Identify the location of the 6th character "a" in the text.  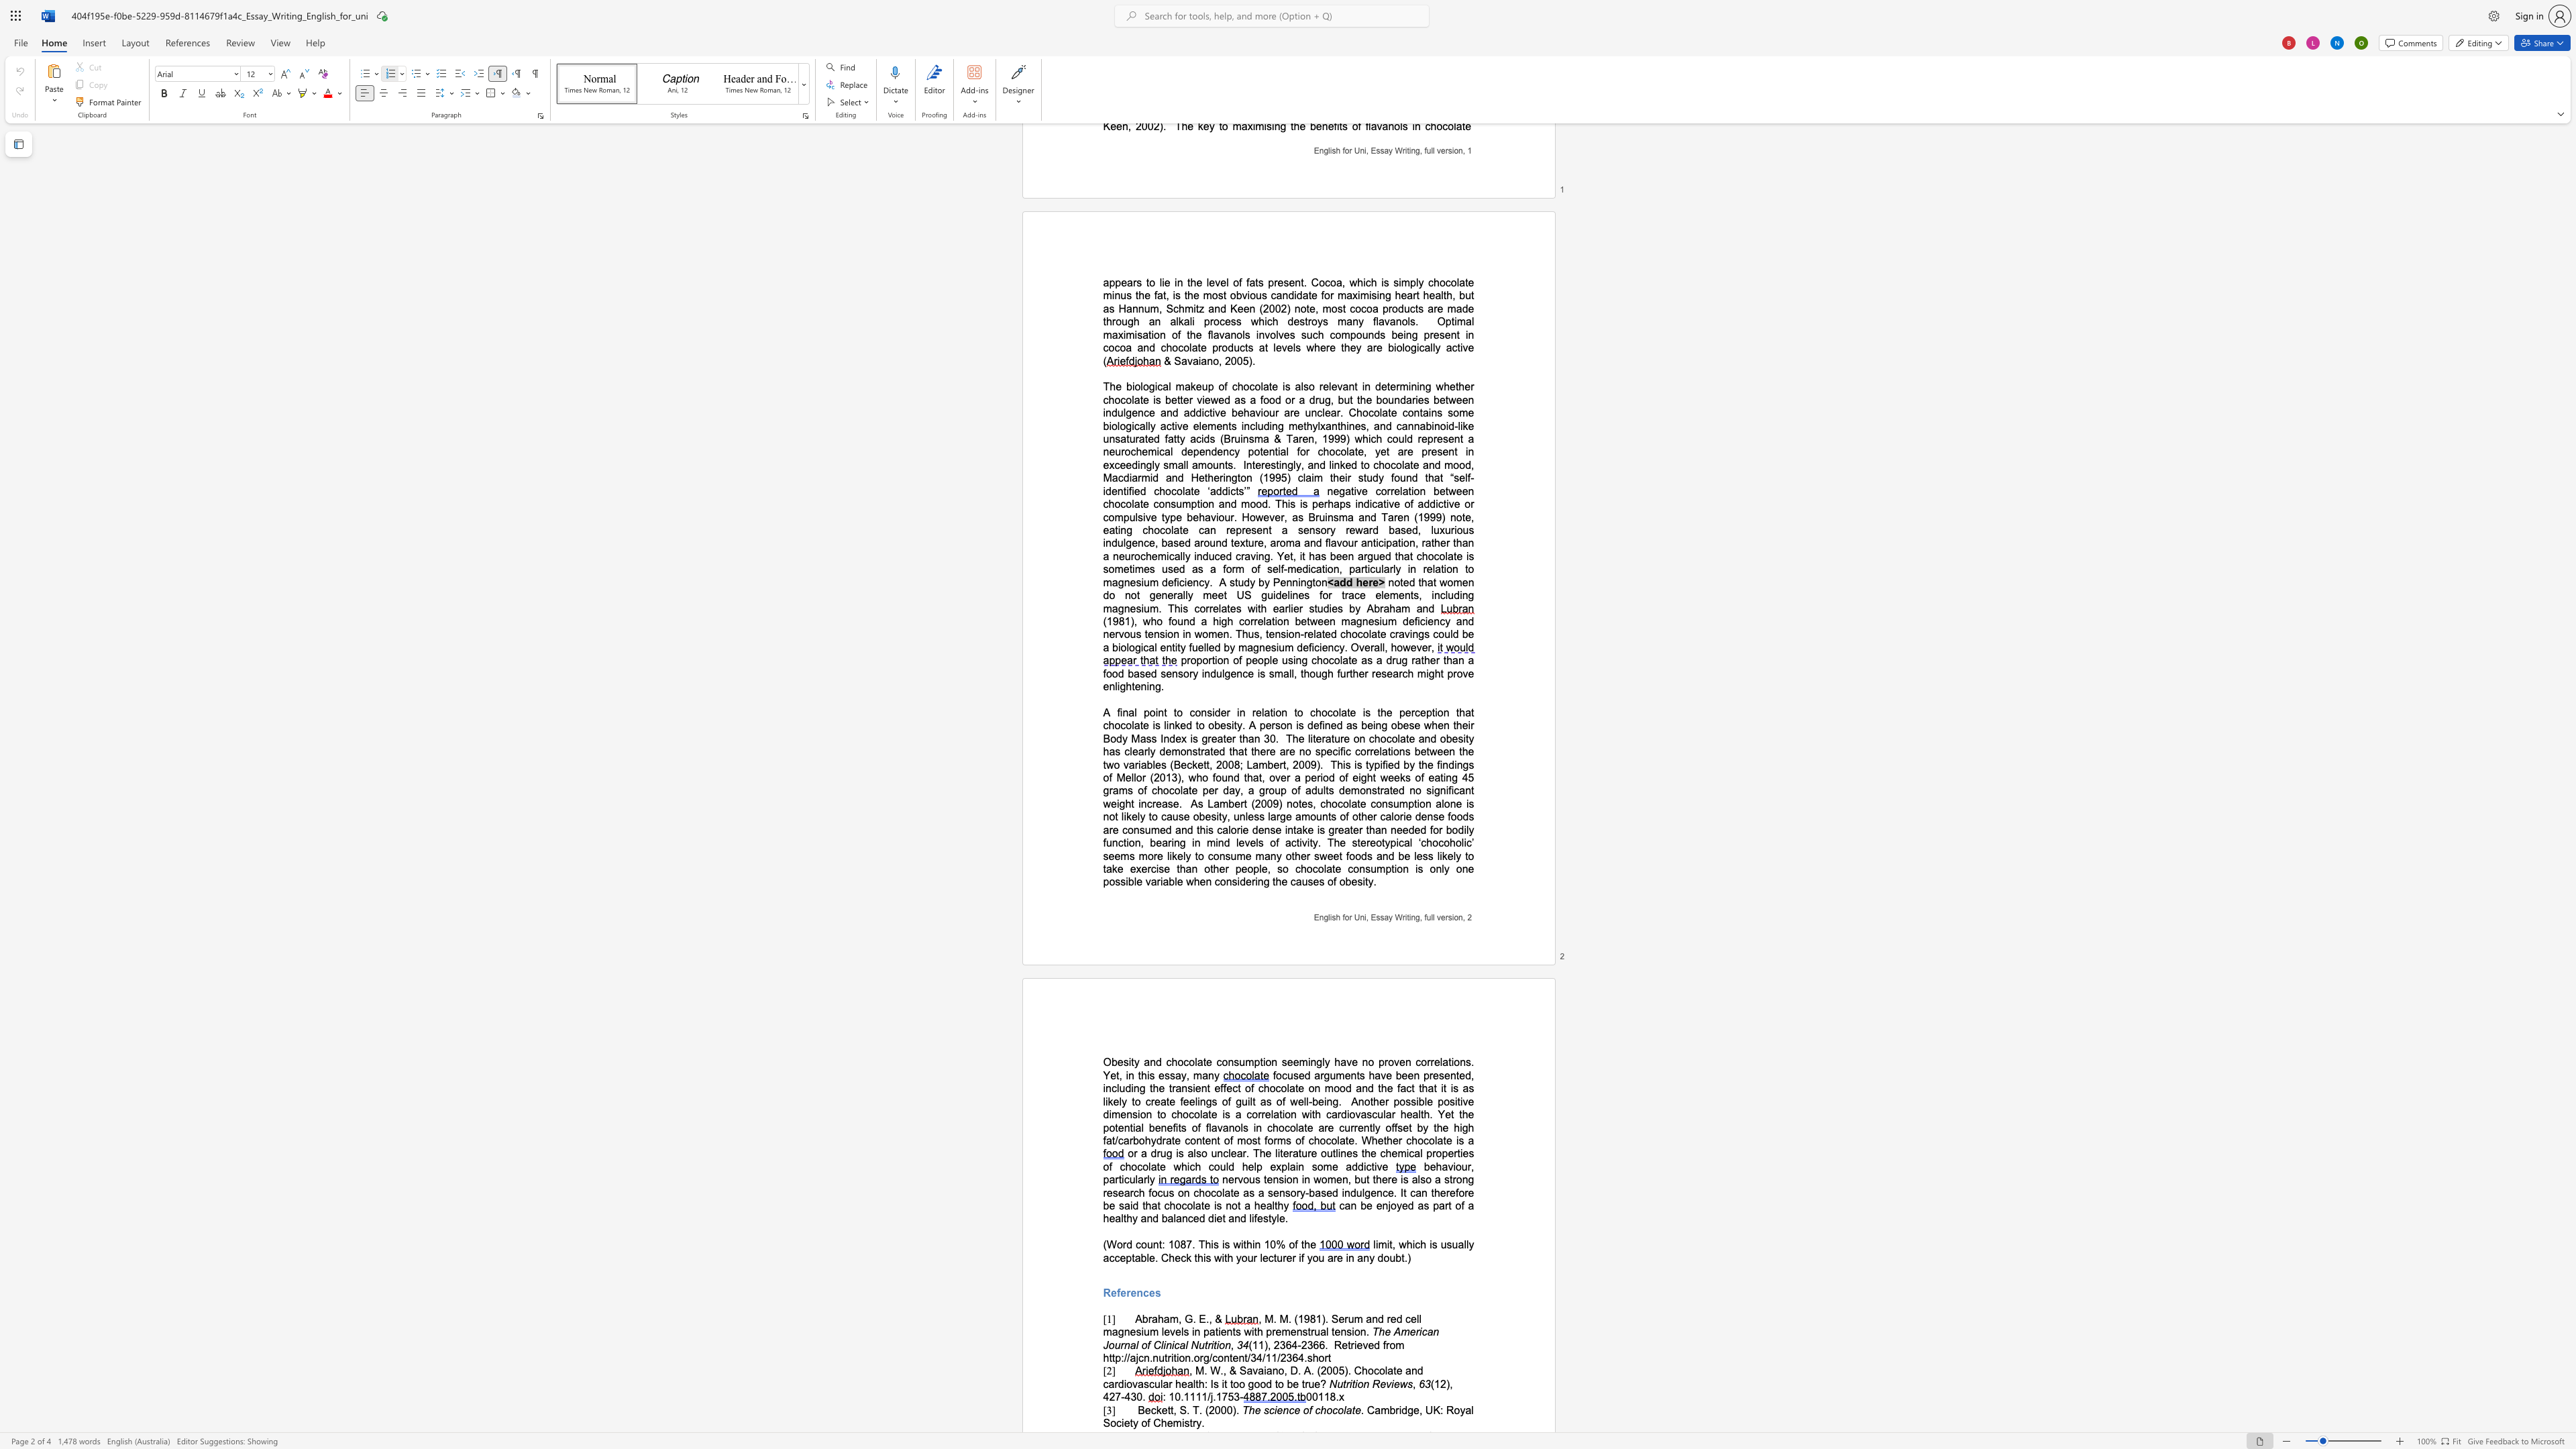
(1111, 1384).